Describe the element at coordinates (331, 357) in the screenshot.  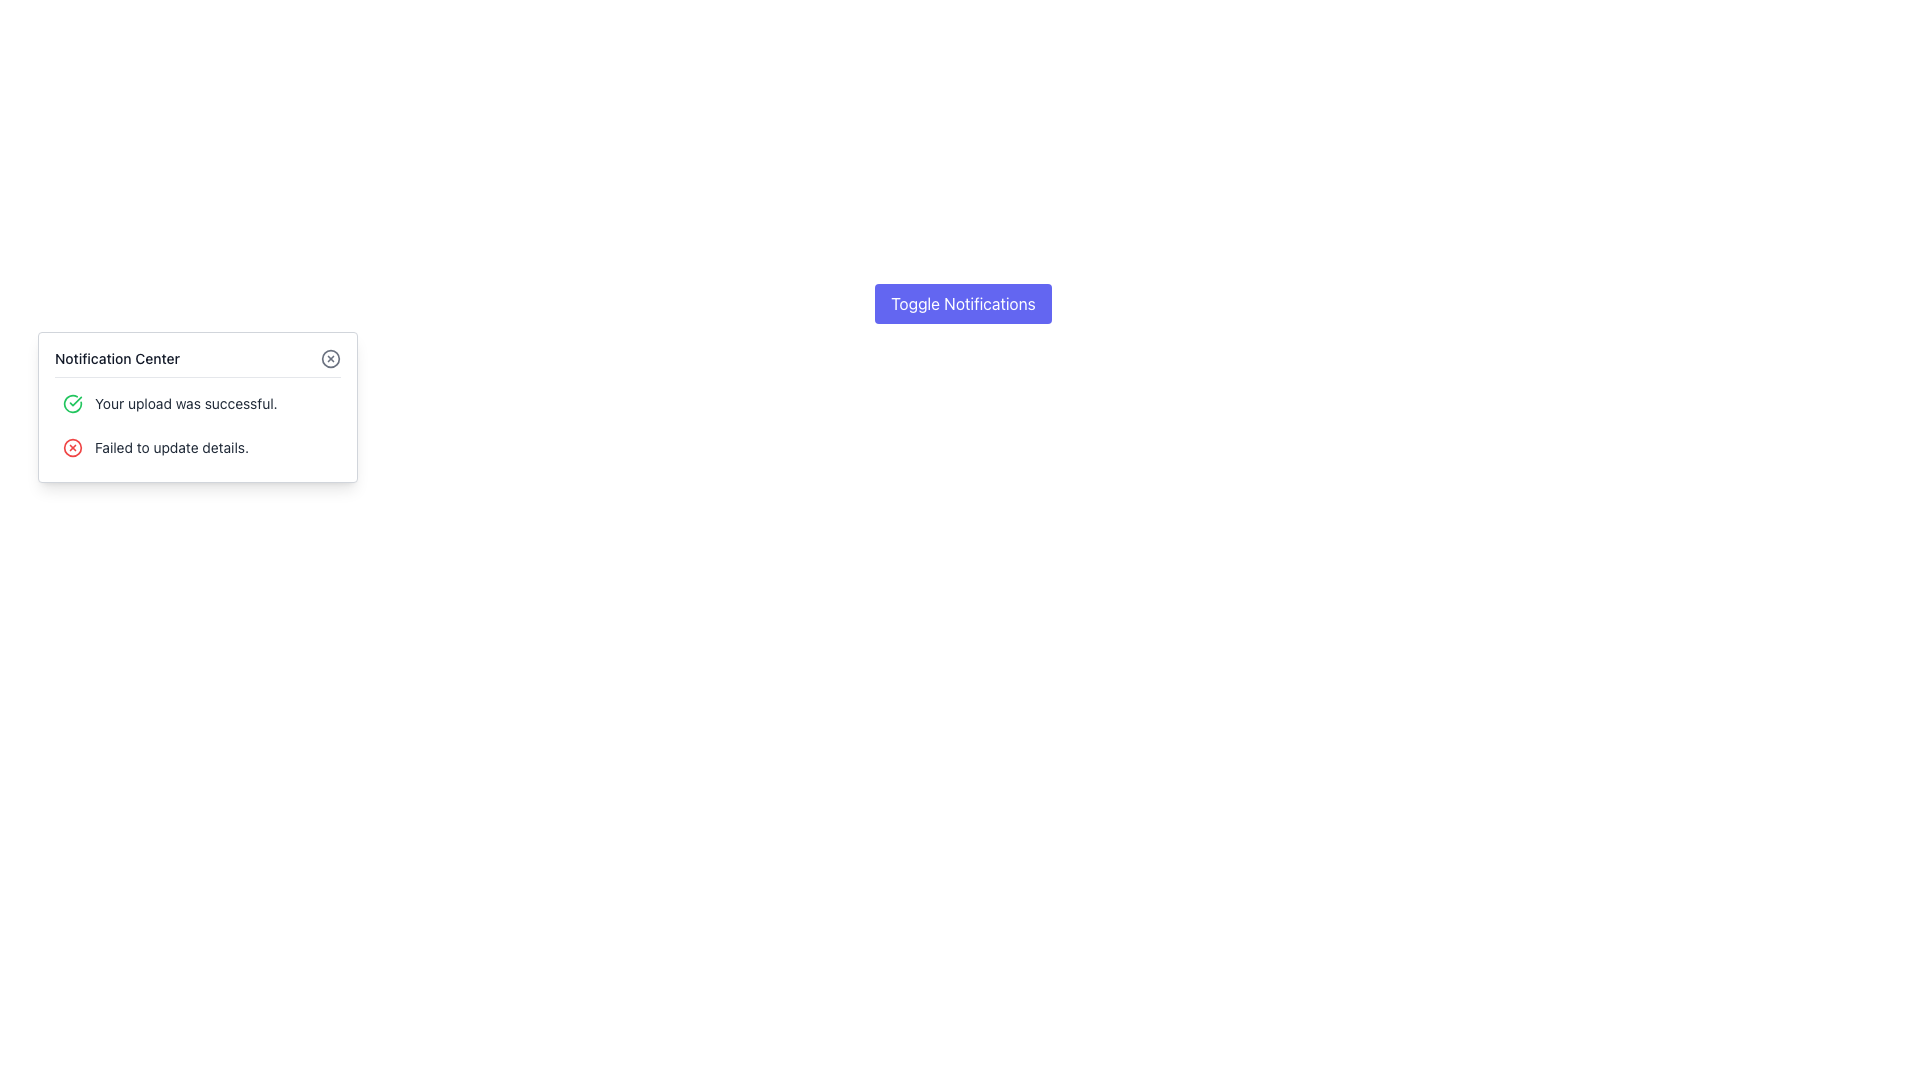
I see `the circular part of the icon located in the top-right corner of the notification center box, which serves a decorative or symbolic function` at that location.